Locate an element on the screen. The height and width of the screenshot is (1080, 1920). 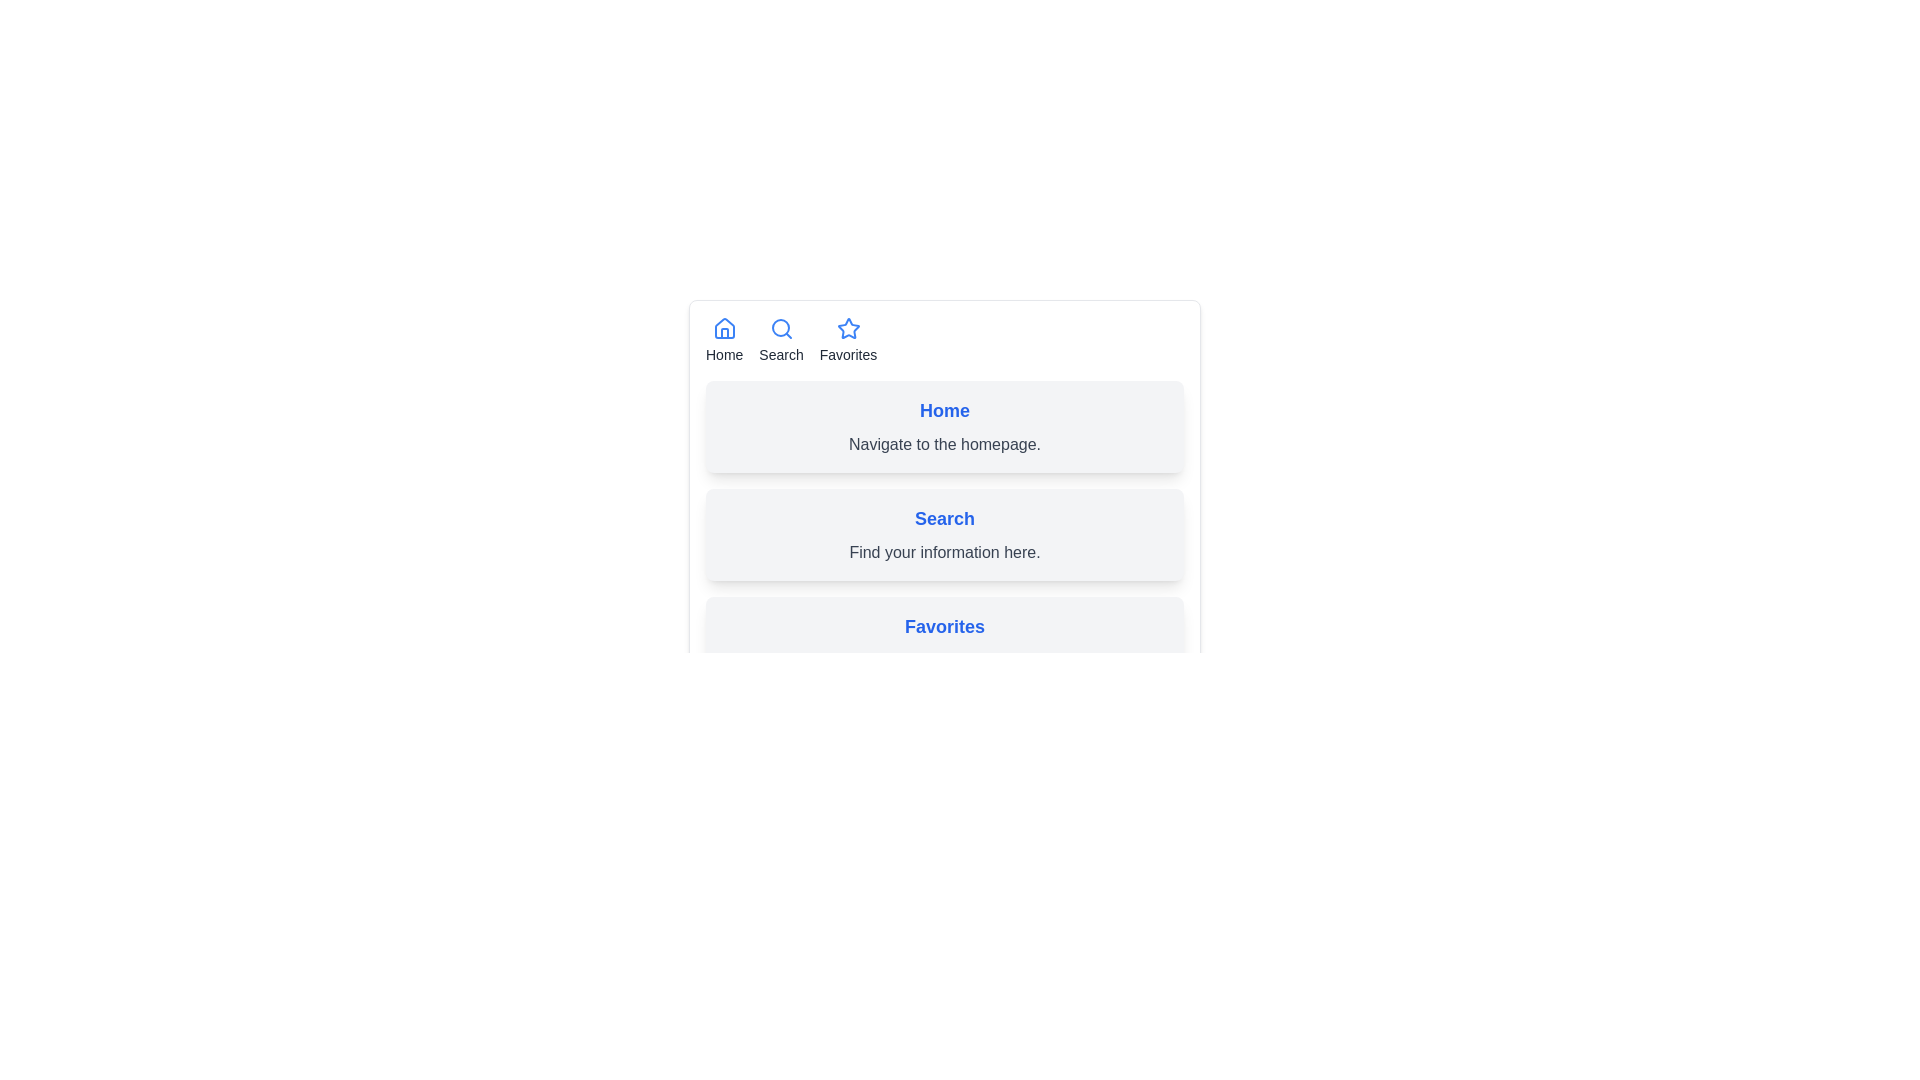
the Text Label for the Favorites section in the navigation menu, located below the star icon and positioned in the top center of the interface is located at coordinates (848, 353).